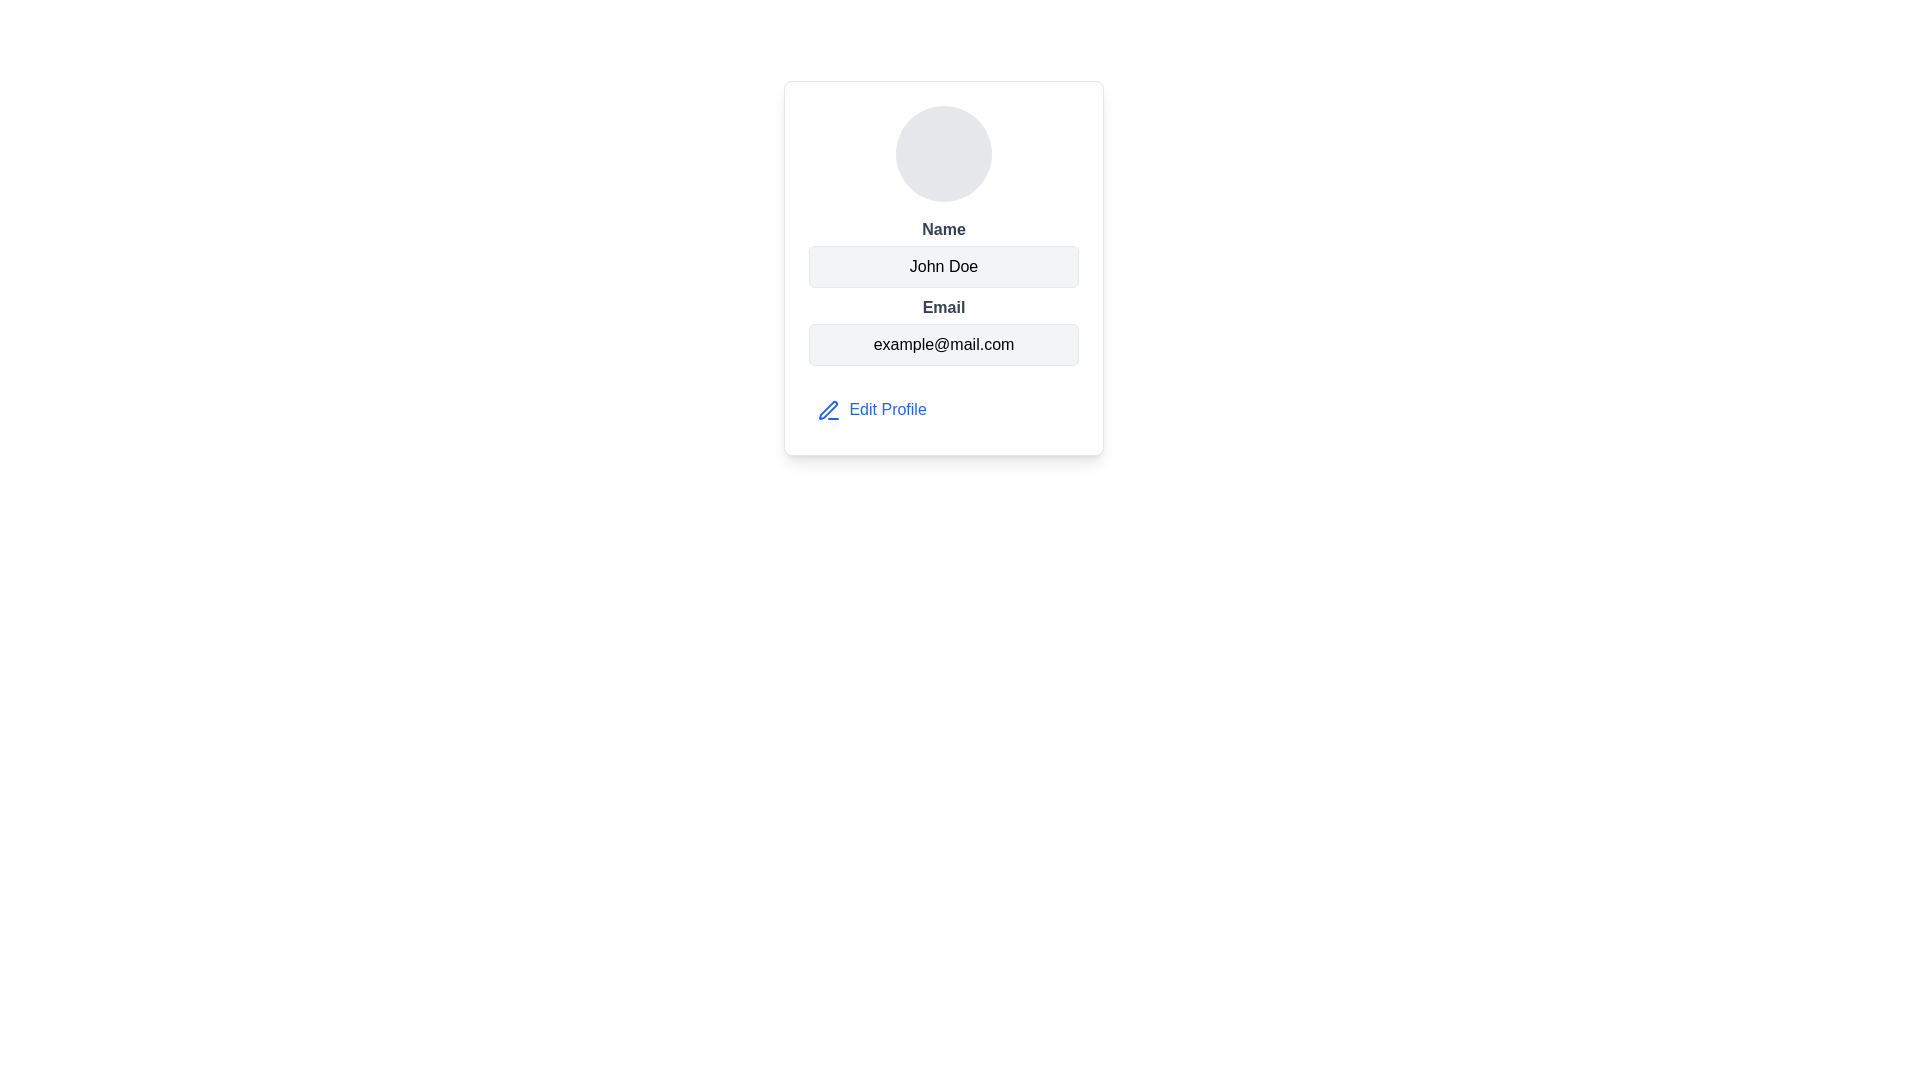 This screenshot has height=1080, width=1920. I want to click on the blue outlined pen icon located to the left of the 'Edit Profile' text in the user details card layout, so click(829, 408).